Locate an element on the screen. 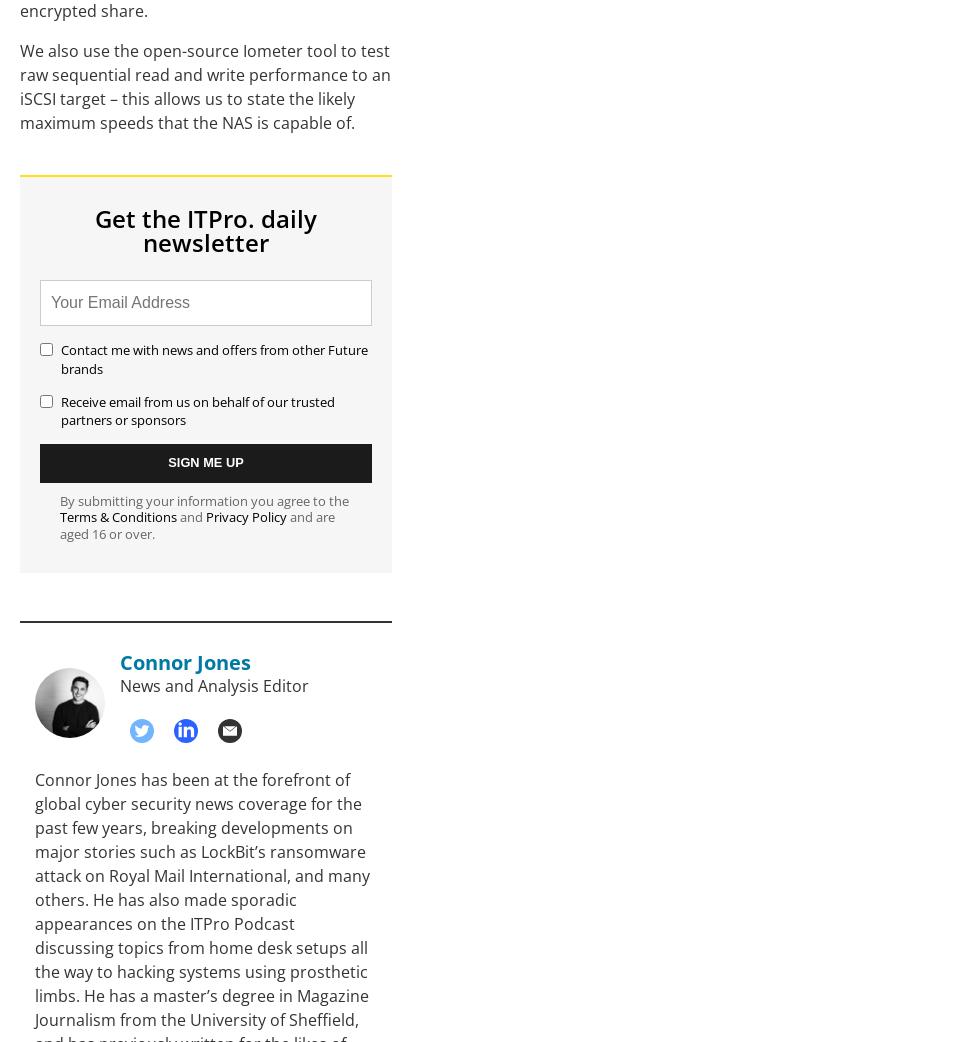 This screenshot has height=1042, width=980. 'News and Analysis Editor' is located at coordinates (214, 685).